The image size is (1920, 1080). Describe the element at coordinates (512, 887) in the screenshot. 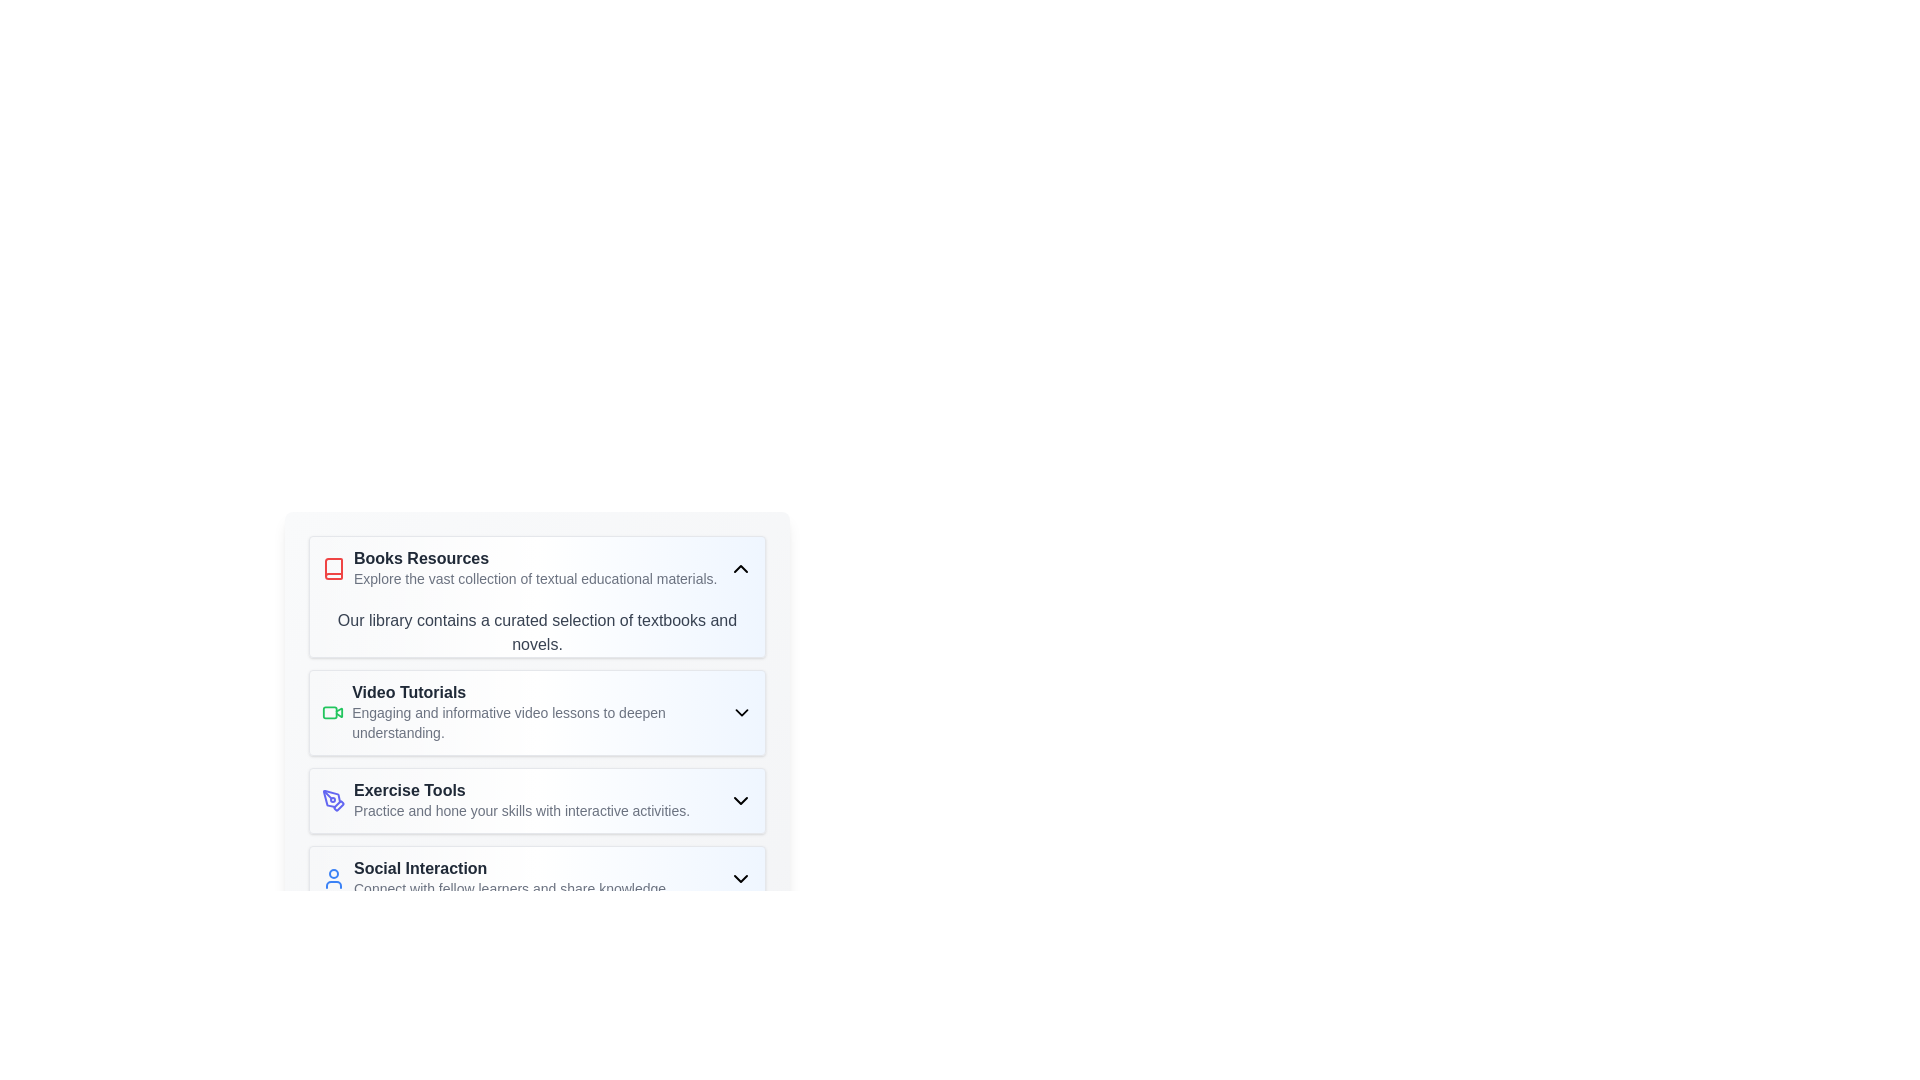

I see `descriptive text about the 'Social Interaction' feature located below the title 'Social Interaction' in the card-like UI section` at that location.